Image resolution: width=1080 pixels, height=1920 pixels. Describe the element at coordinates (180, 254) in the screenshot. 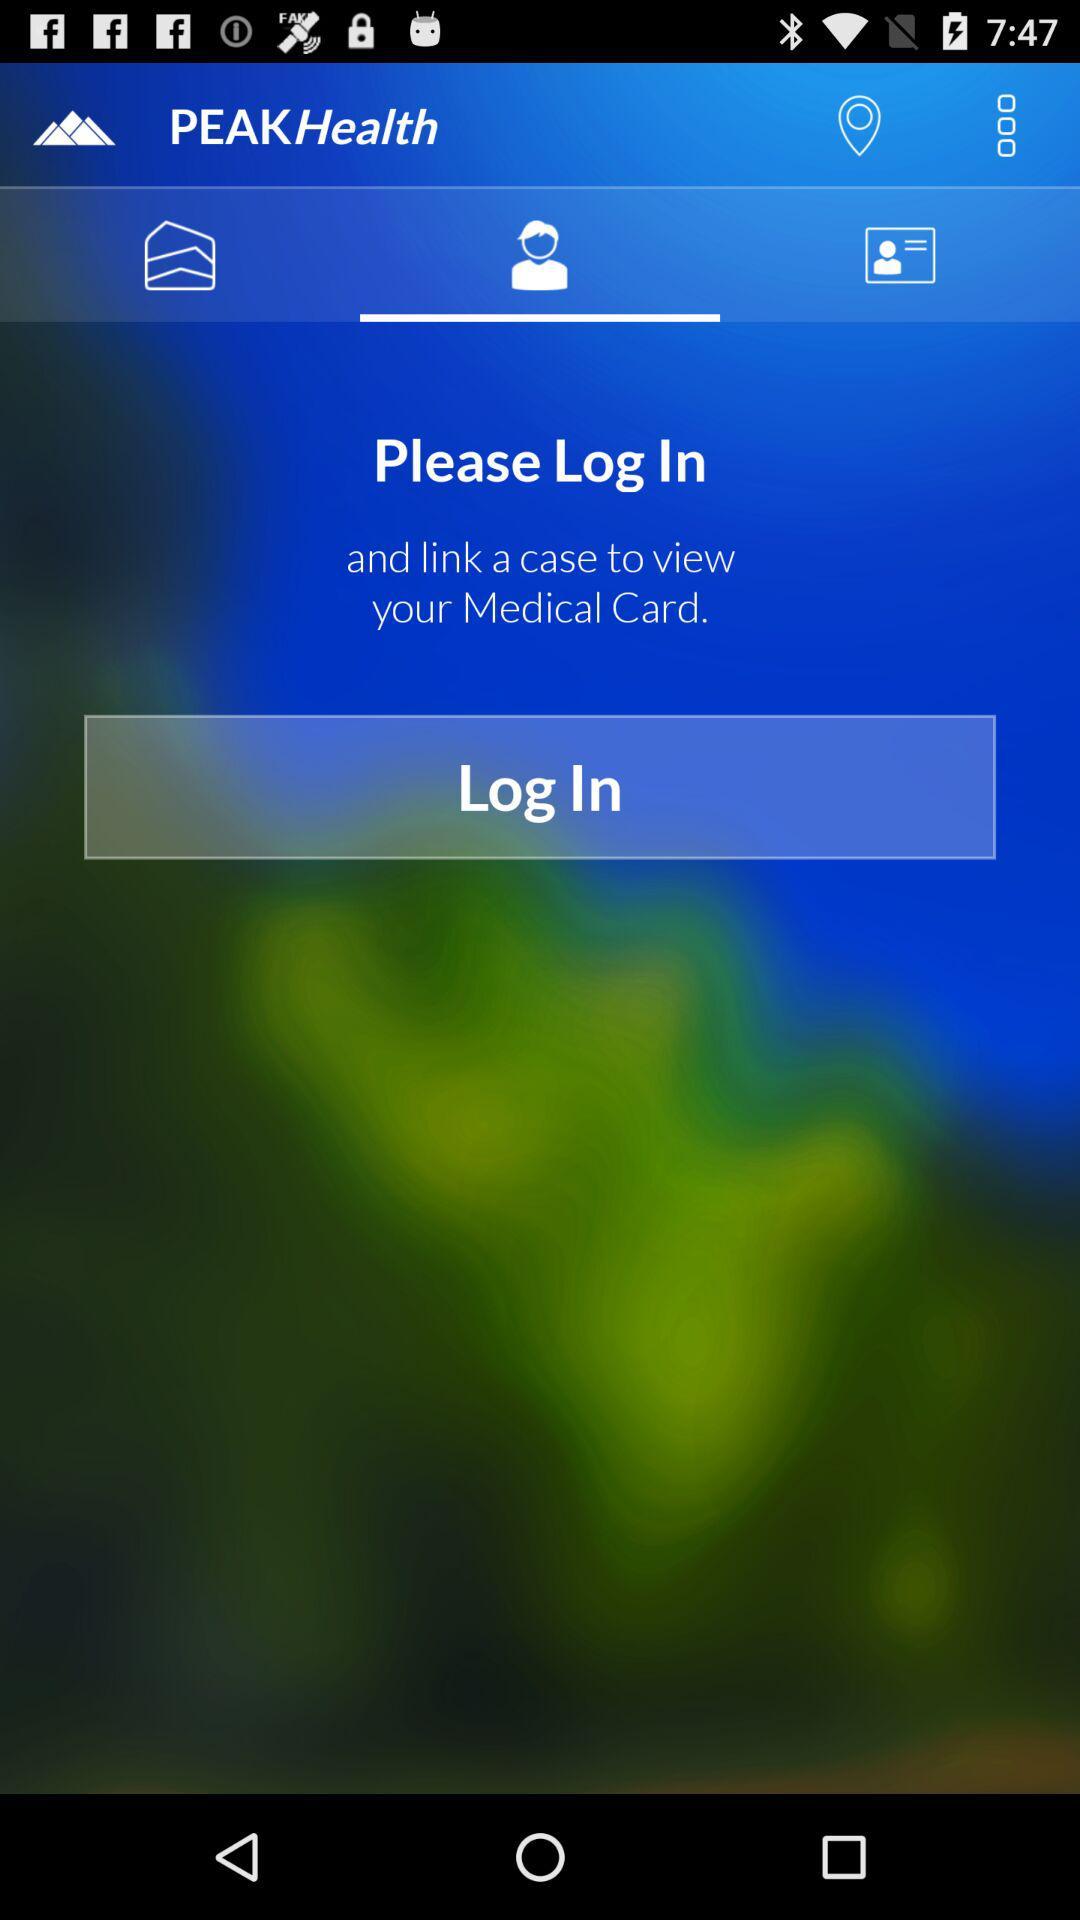

I see `item above please log in icon` at that location.